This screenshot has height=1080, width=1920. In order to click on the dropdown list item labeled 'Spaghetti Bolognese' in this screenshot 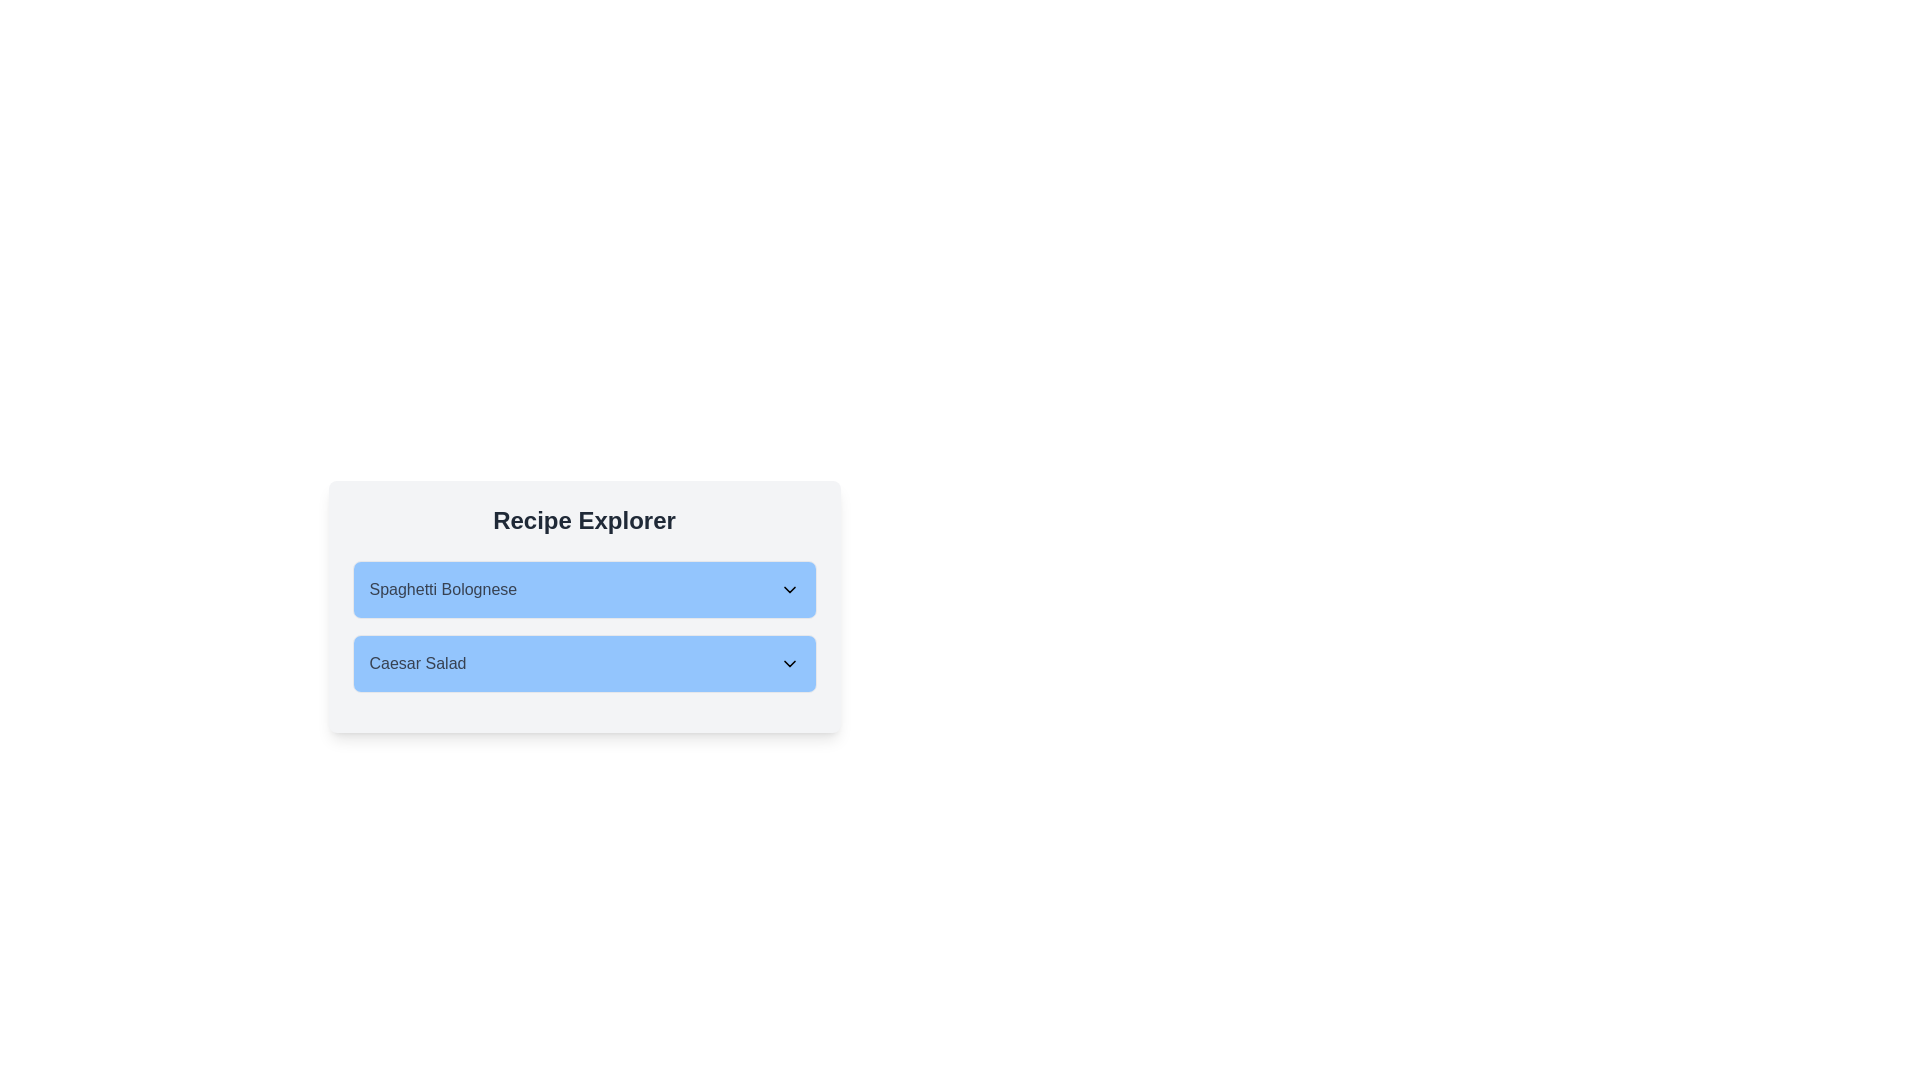, I will do `click(583, 589)`.